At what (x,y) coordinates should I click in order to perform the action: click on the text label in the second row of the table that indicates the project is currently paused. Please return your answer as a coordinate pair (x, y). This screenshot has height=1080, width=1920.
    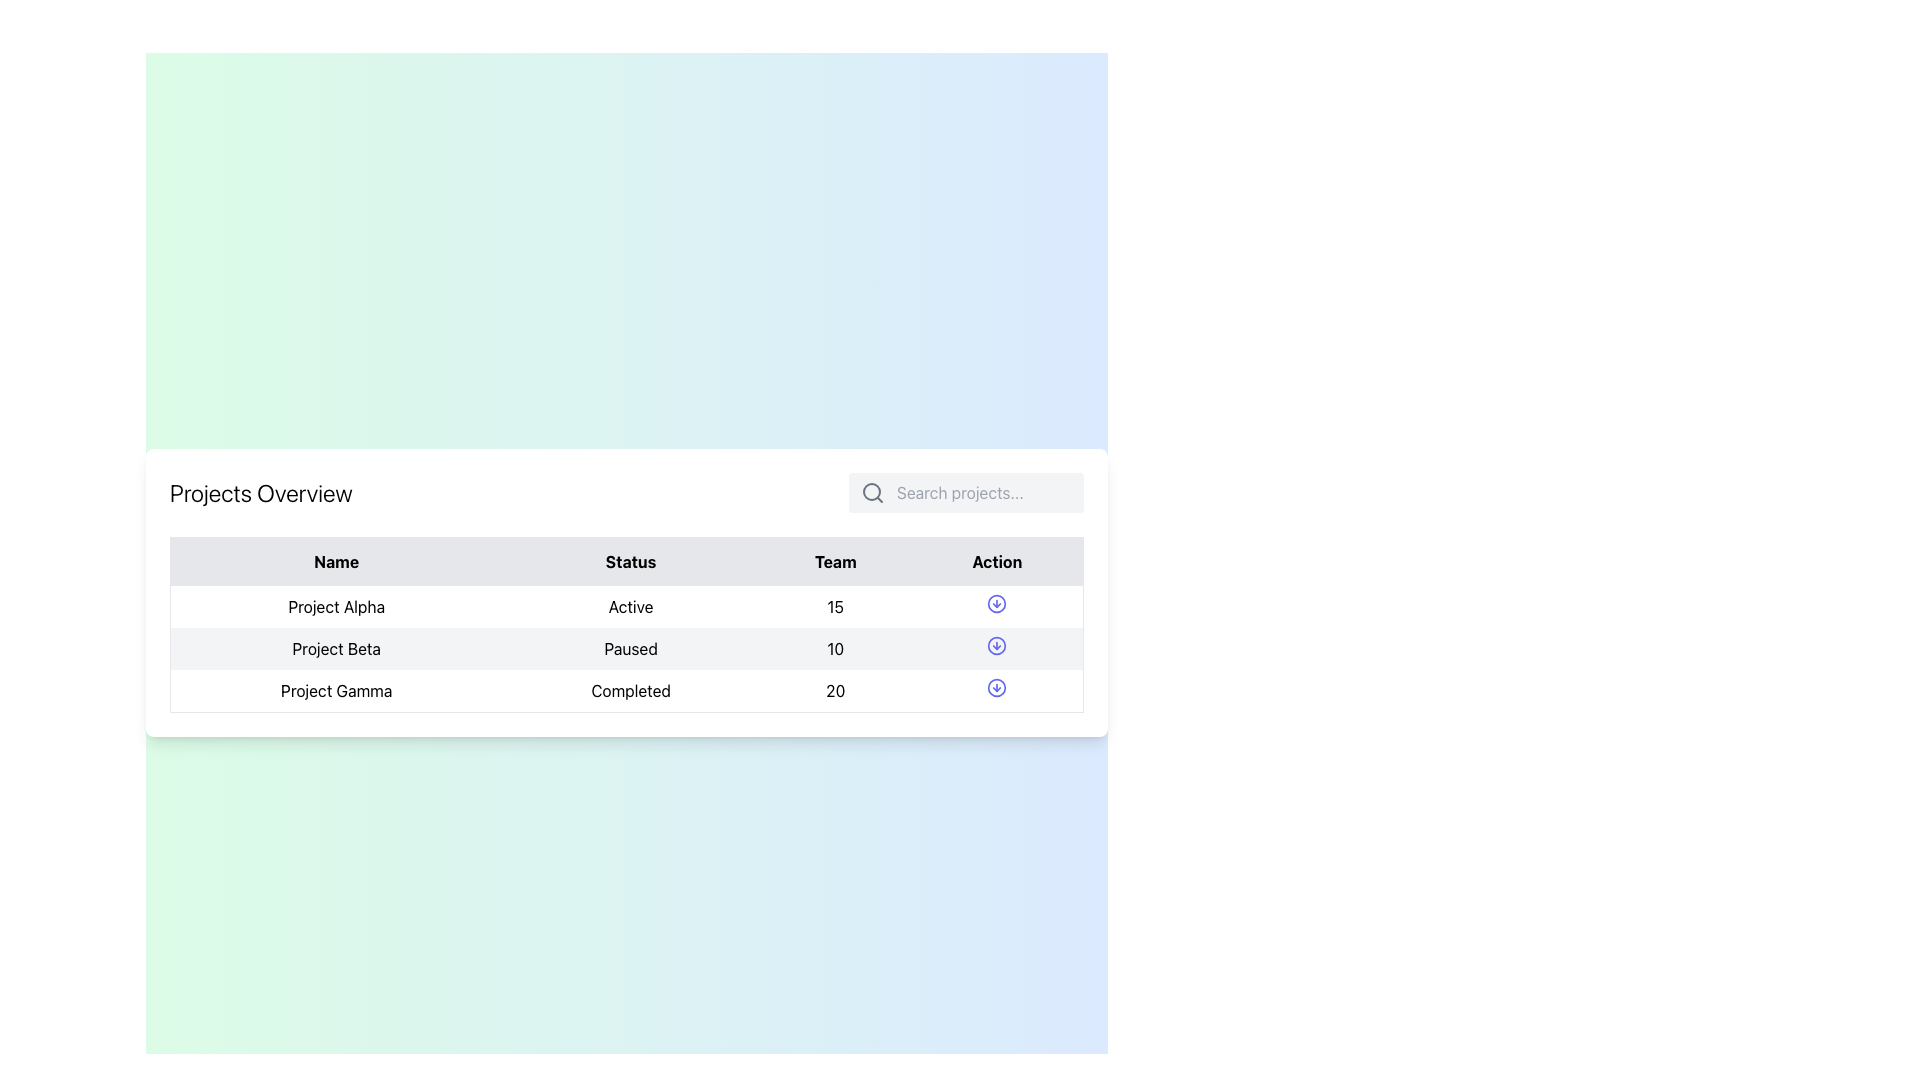
    Looking at the image, I should click on (630, 648).